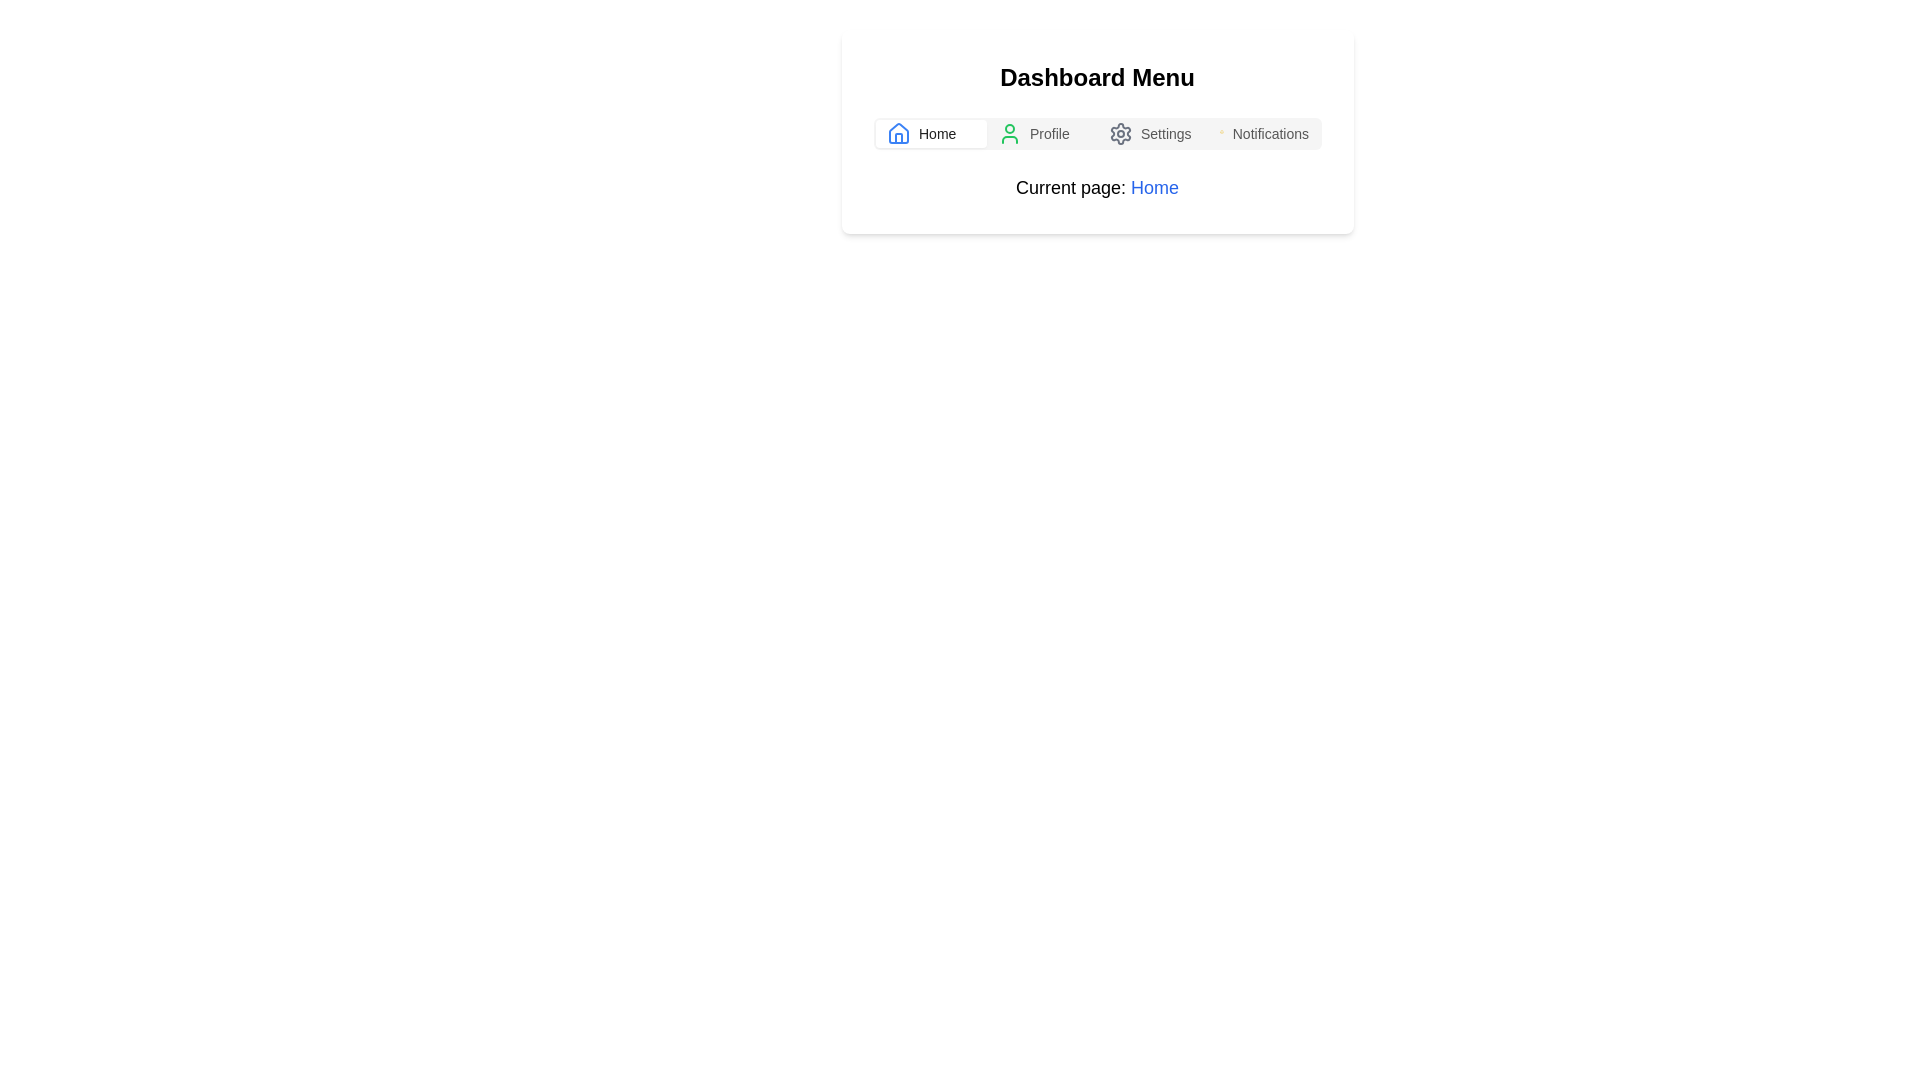 The height and width of the screenshot is (1080, 1920). Describe the element at coordinates (930, 134) in the screenshot. I see `the 'Home' tab in the top menu bar under 'Dashboard Menu'` at that location.